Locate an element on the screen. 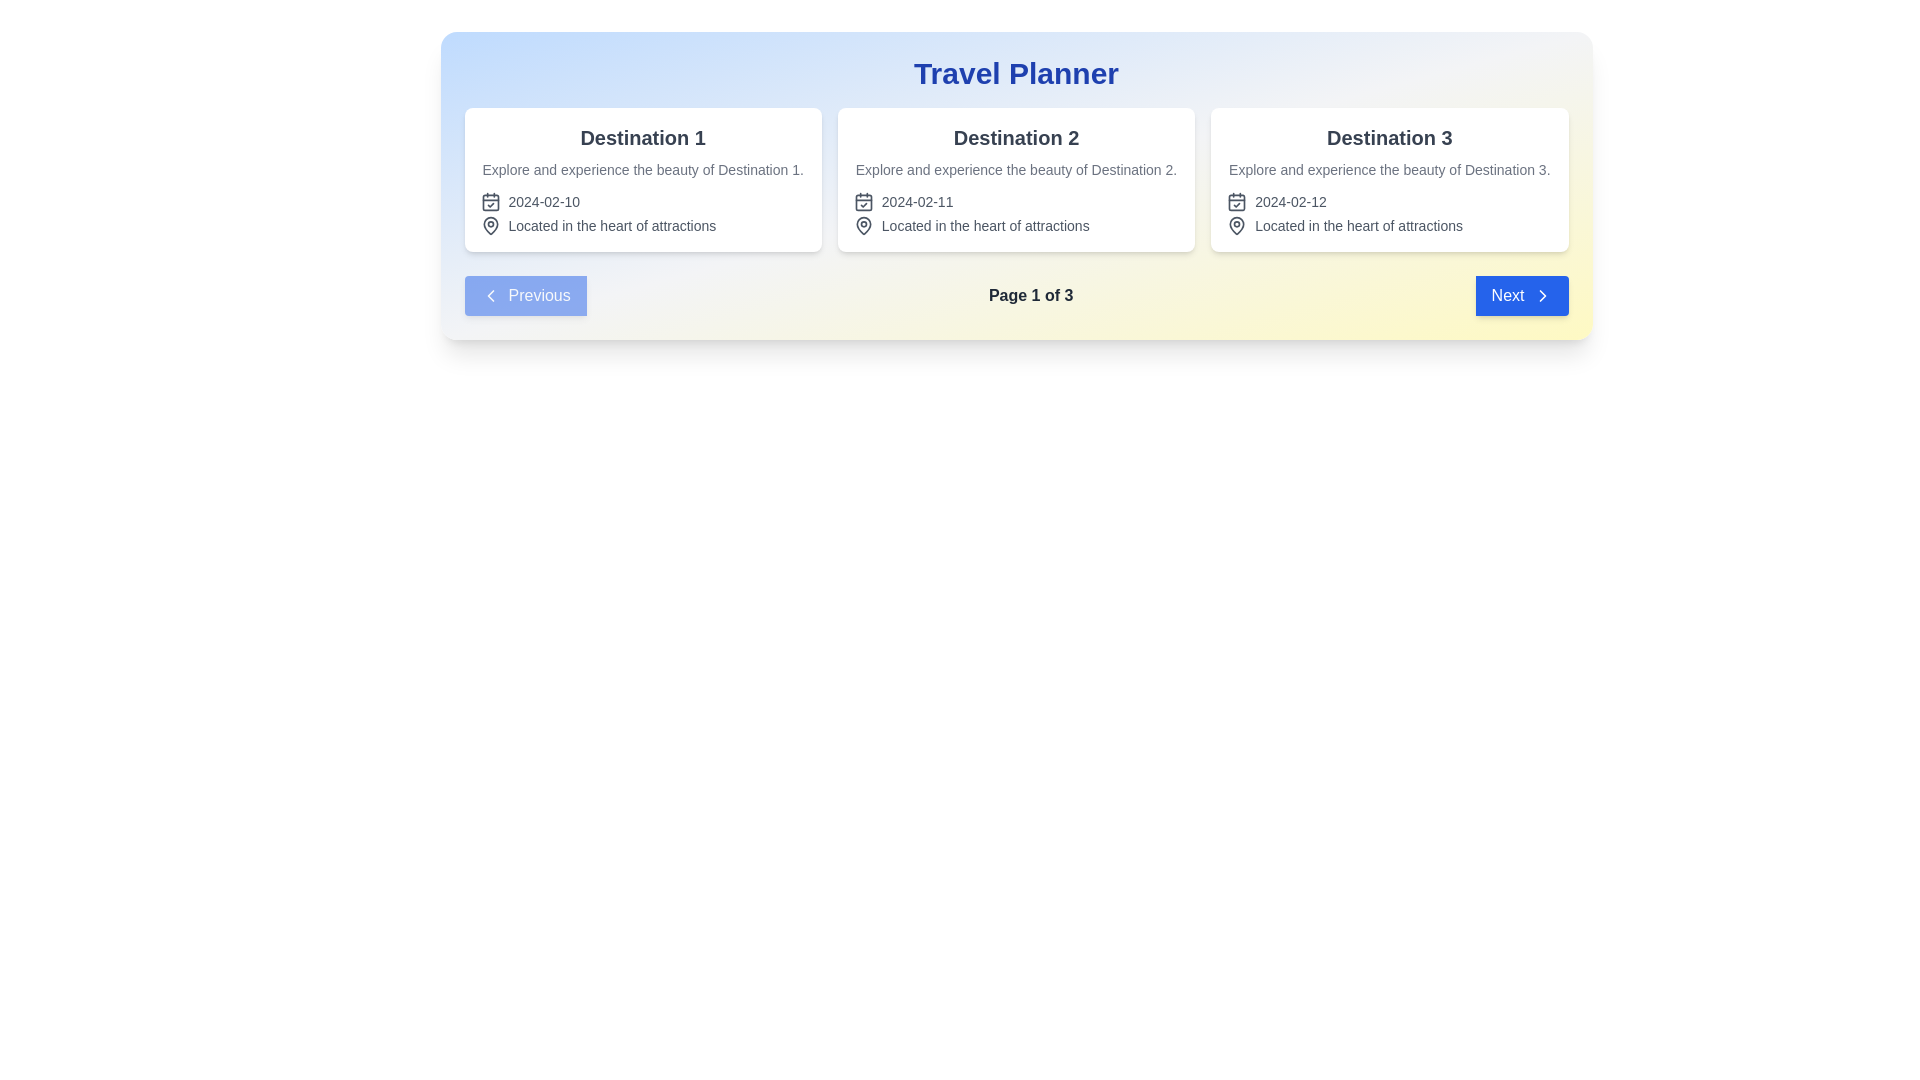 The width and height of the screenshot is (1920, 1080). the date block associated with 'Destination 3' is located at coordinates (1388, 201).